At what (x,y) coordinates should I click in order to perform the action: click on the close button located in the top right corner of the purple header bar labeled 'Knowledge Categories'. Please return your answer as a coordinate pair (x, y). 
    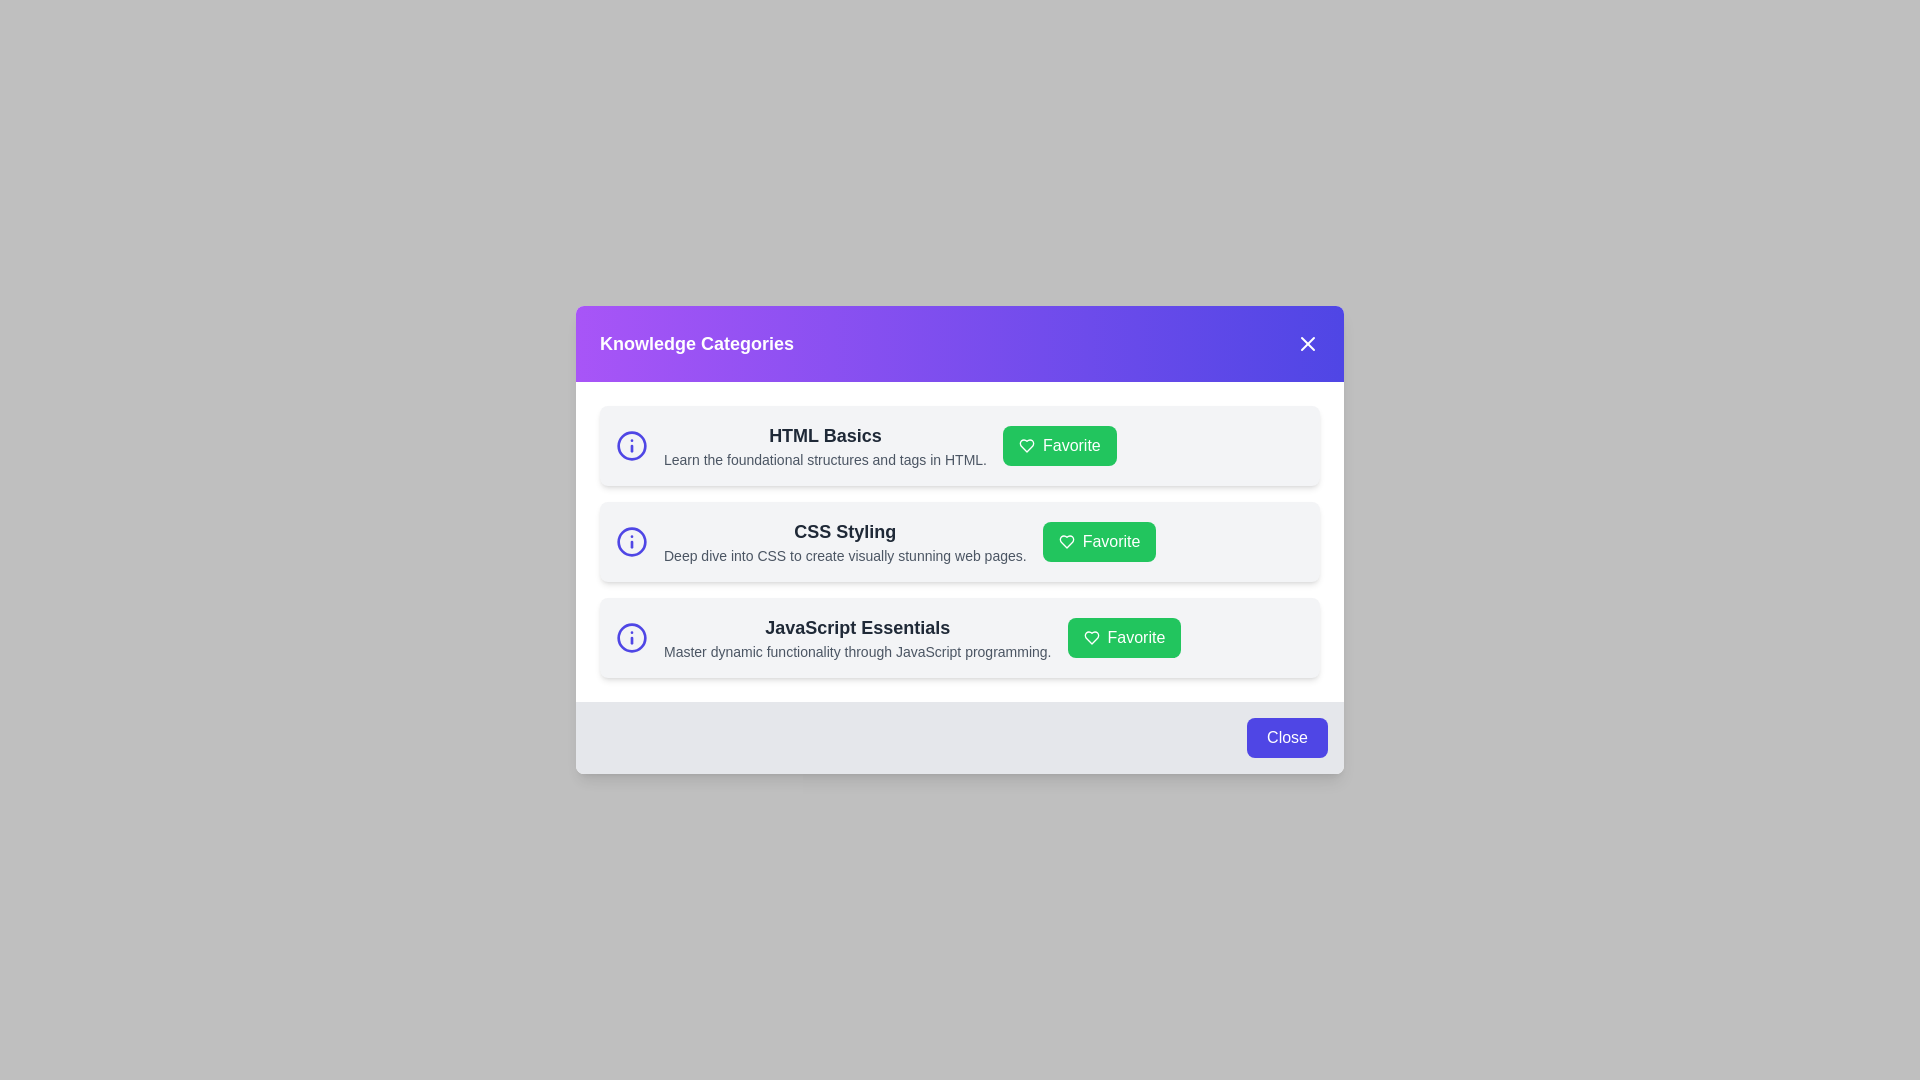
    Looking at the image, I should click on (1308, 342).